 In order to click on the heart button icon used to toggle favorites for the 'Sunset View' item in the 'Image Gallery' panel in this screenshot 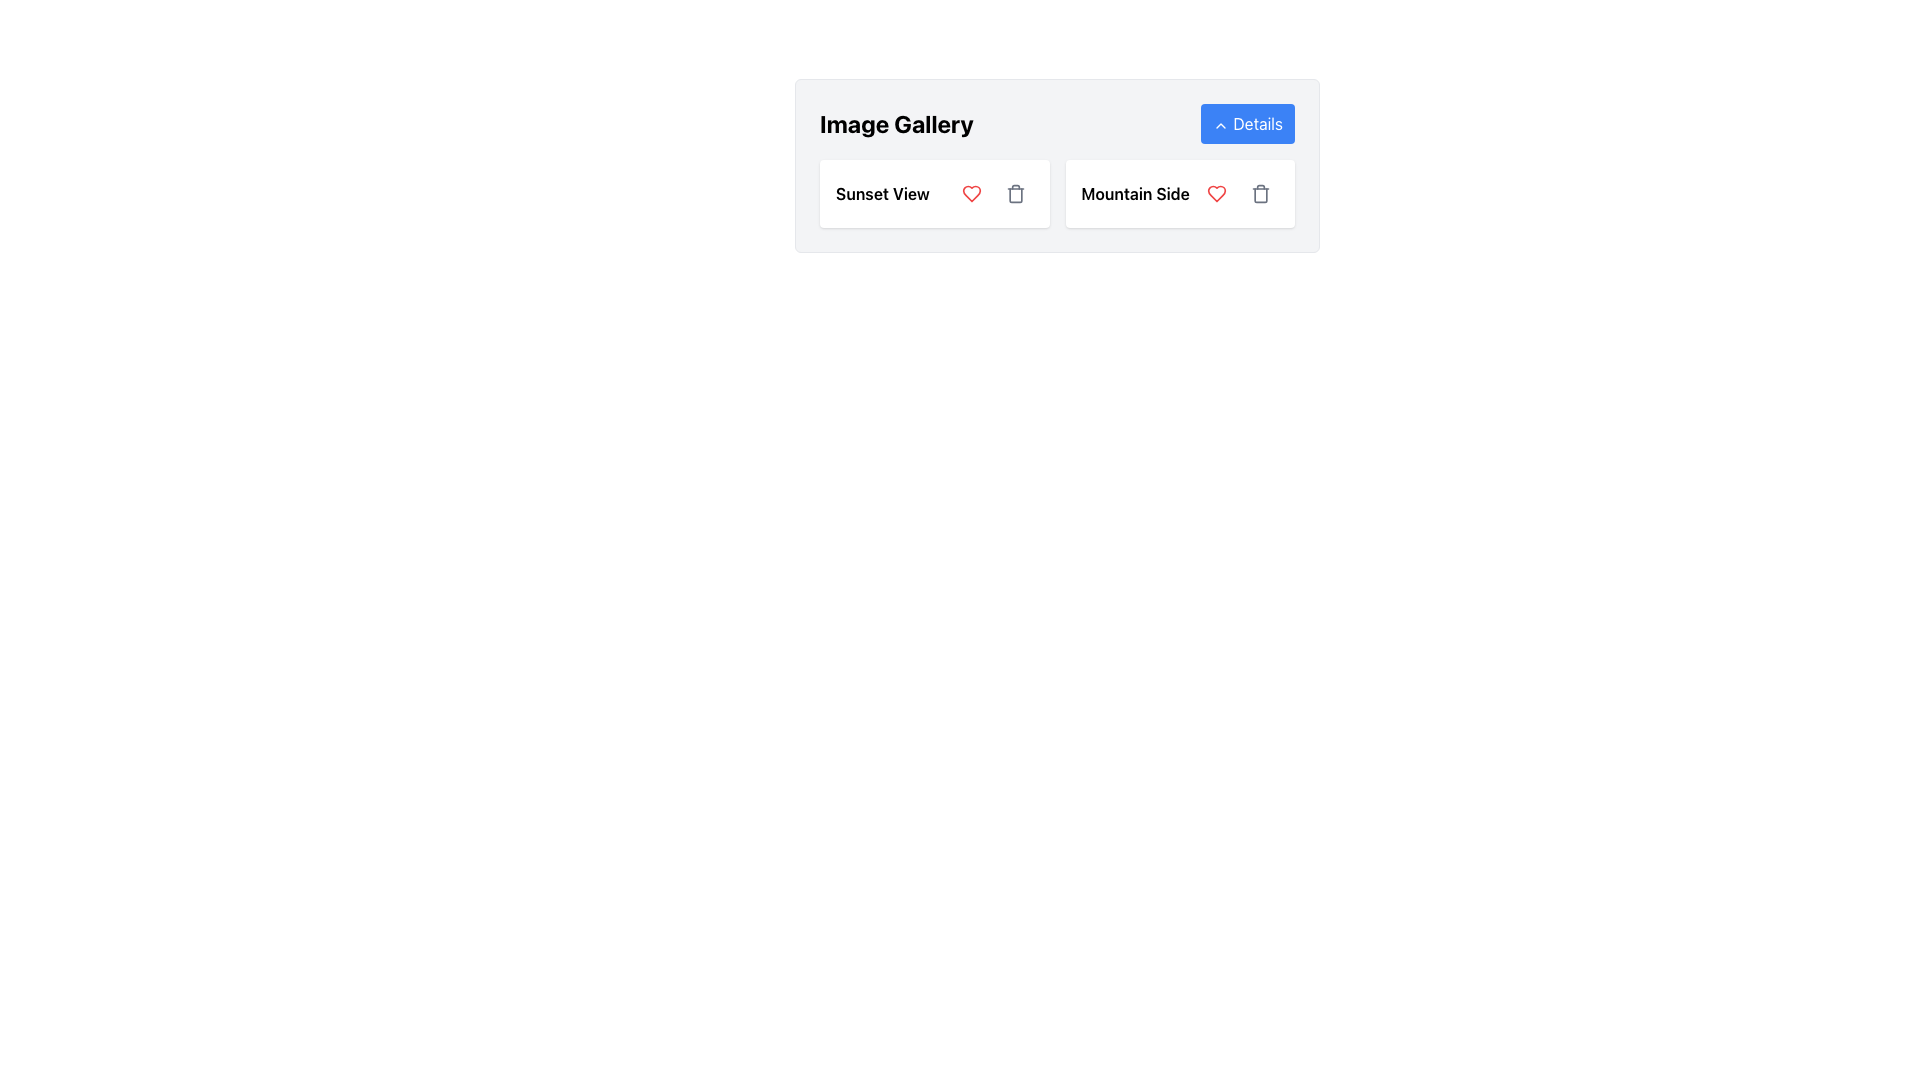, I will do `click(1216, 193)`.